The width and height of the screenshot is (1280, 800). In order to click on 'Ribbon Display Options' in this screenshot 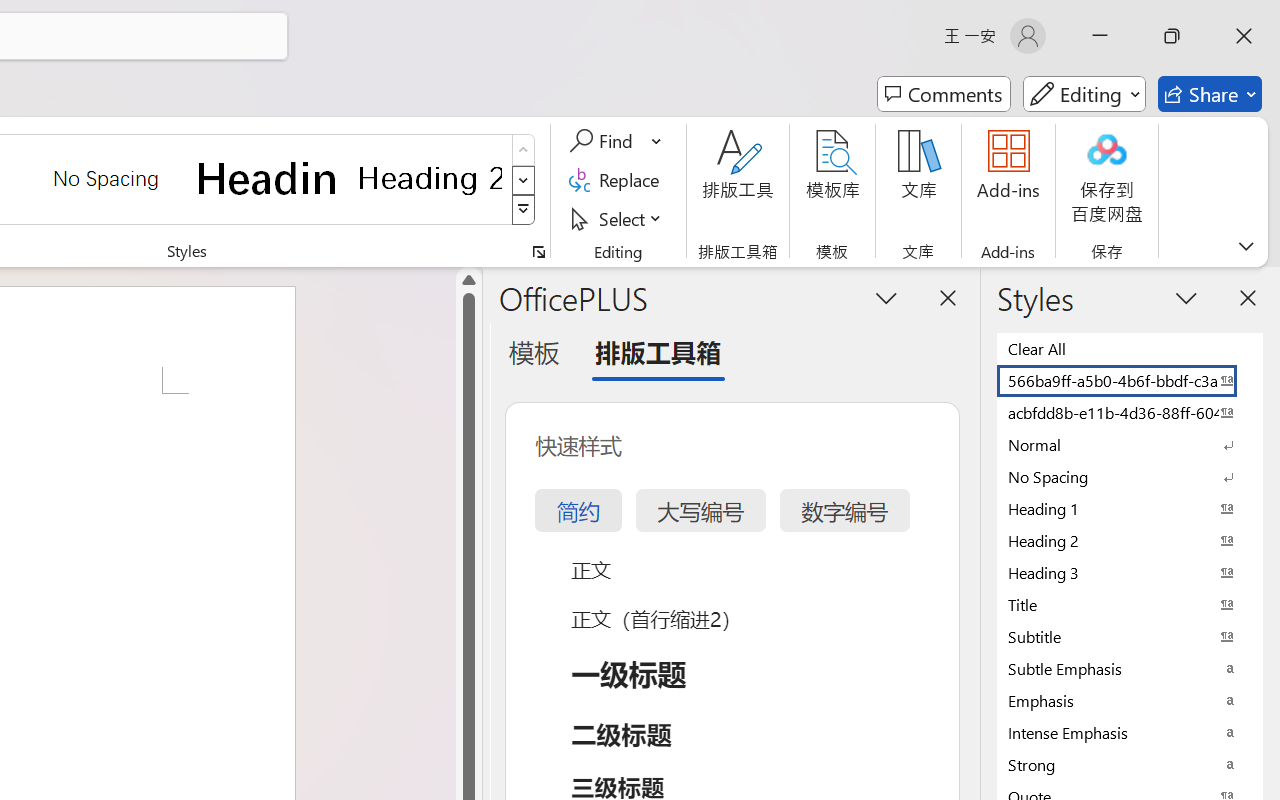, I will do `click(1245, 245)`.